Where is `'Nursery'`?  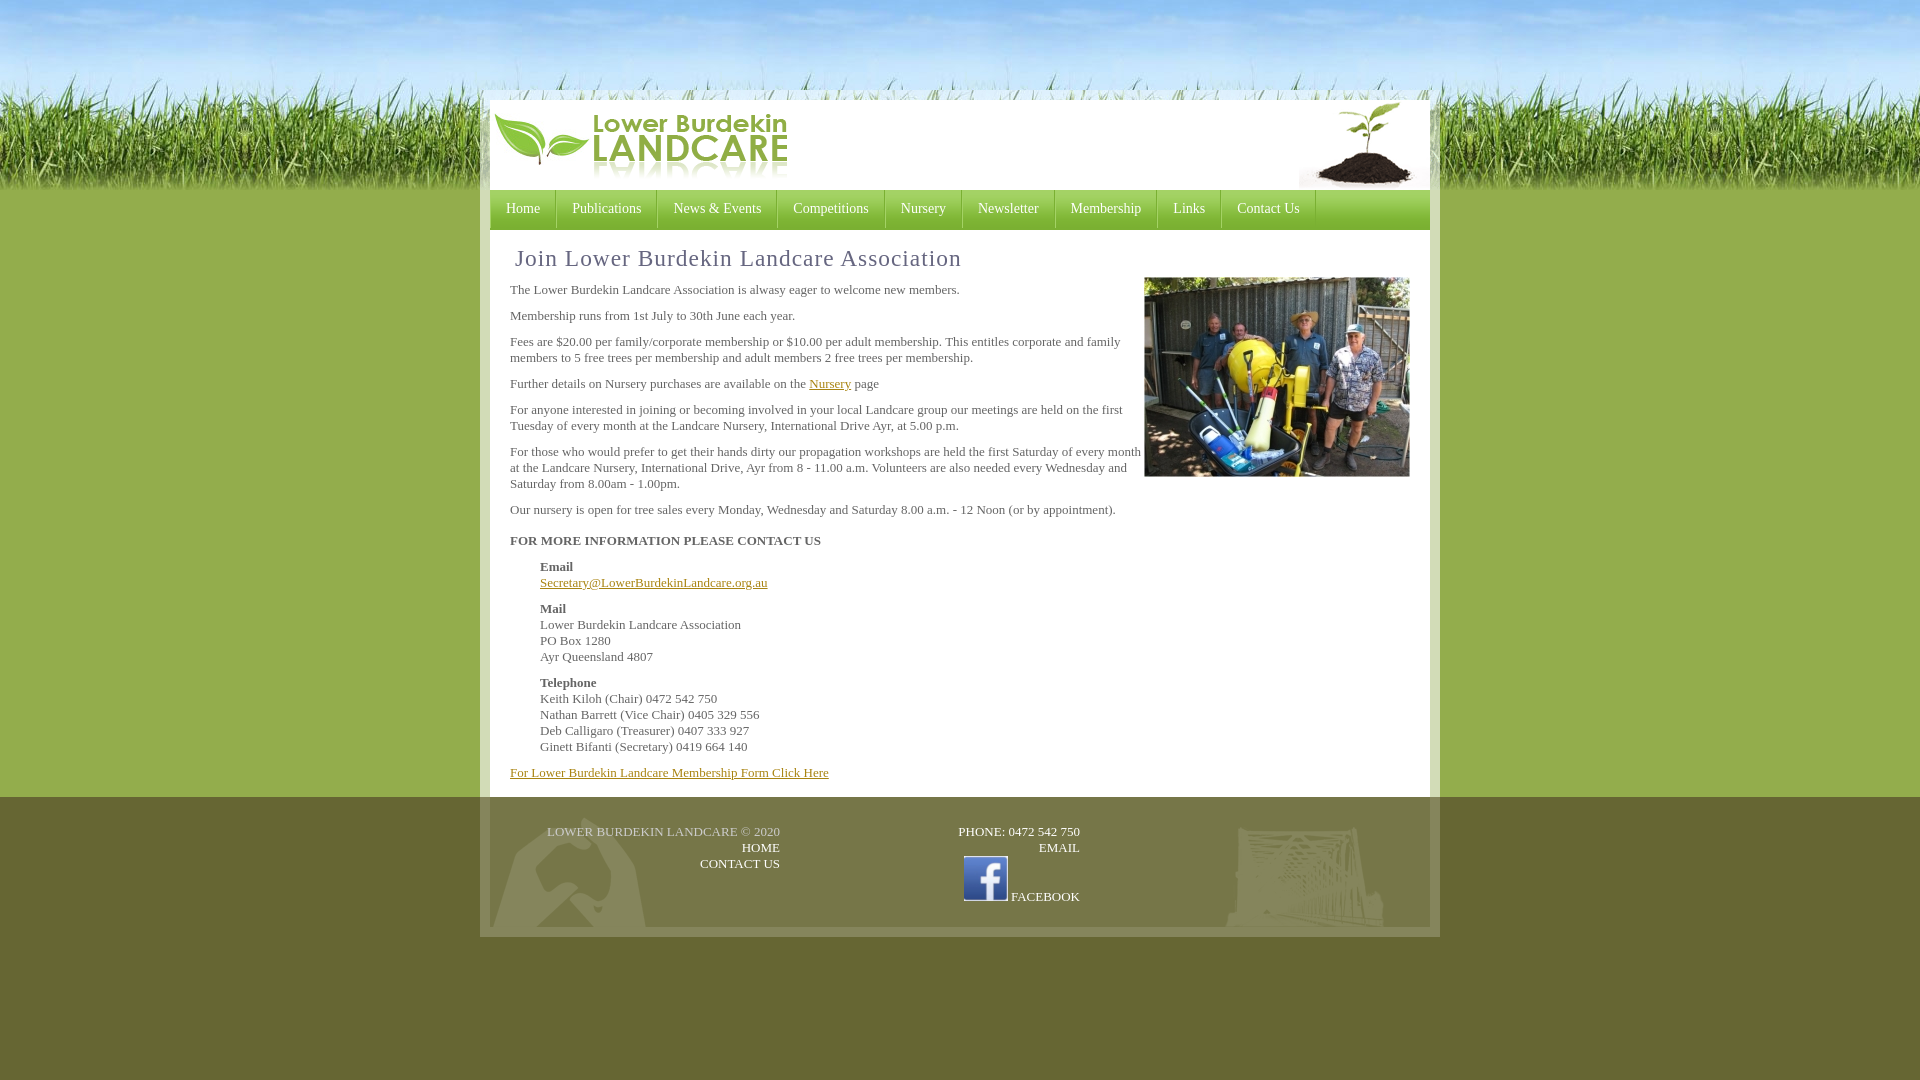 'Nursery' is located at coordinates (830, 383).